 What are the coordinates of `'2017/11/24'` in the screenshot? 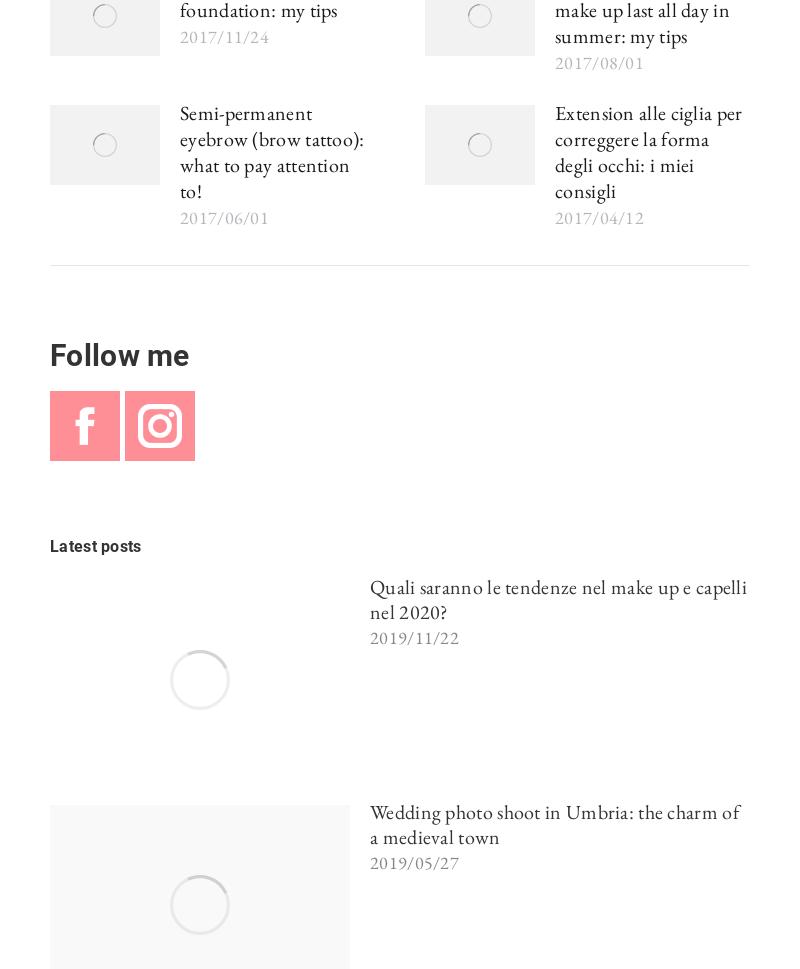 It's located at (179, 36).